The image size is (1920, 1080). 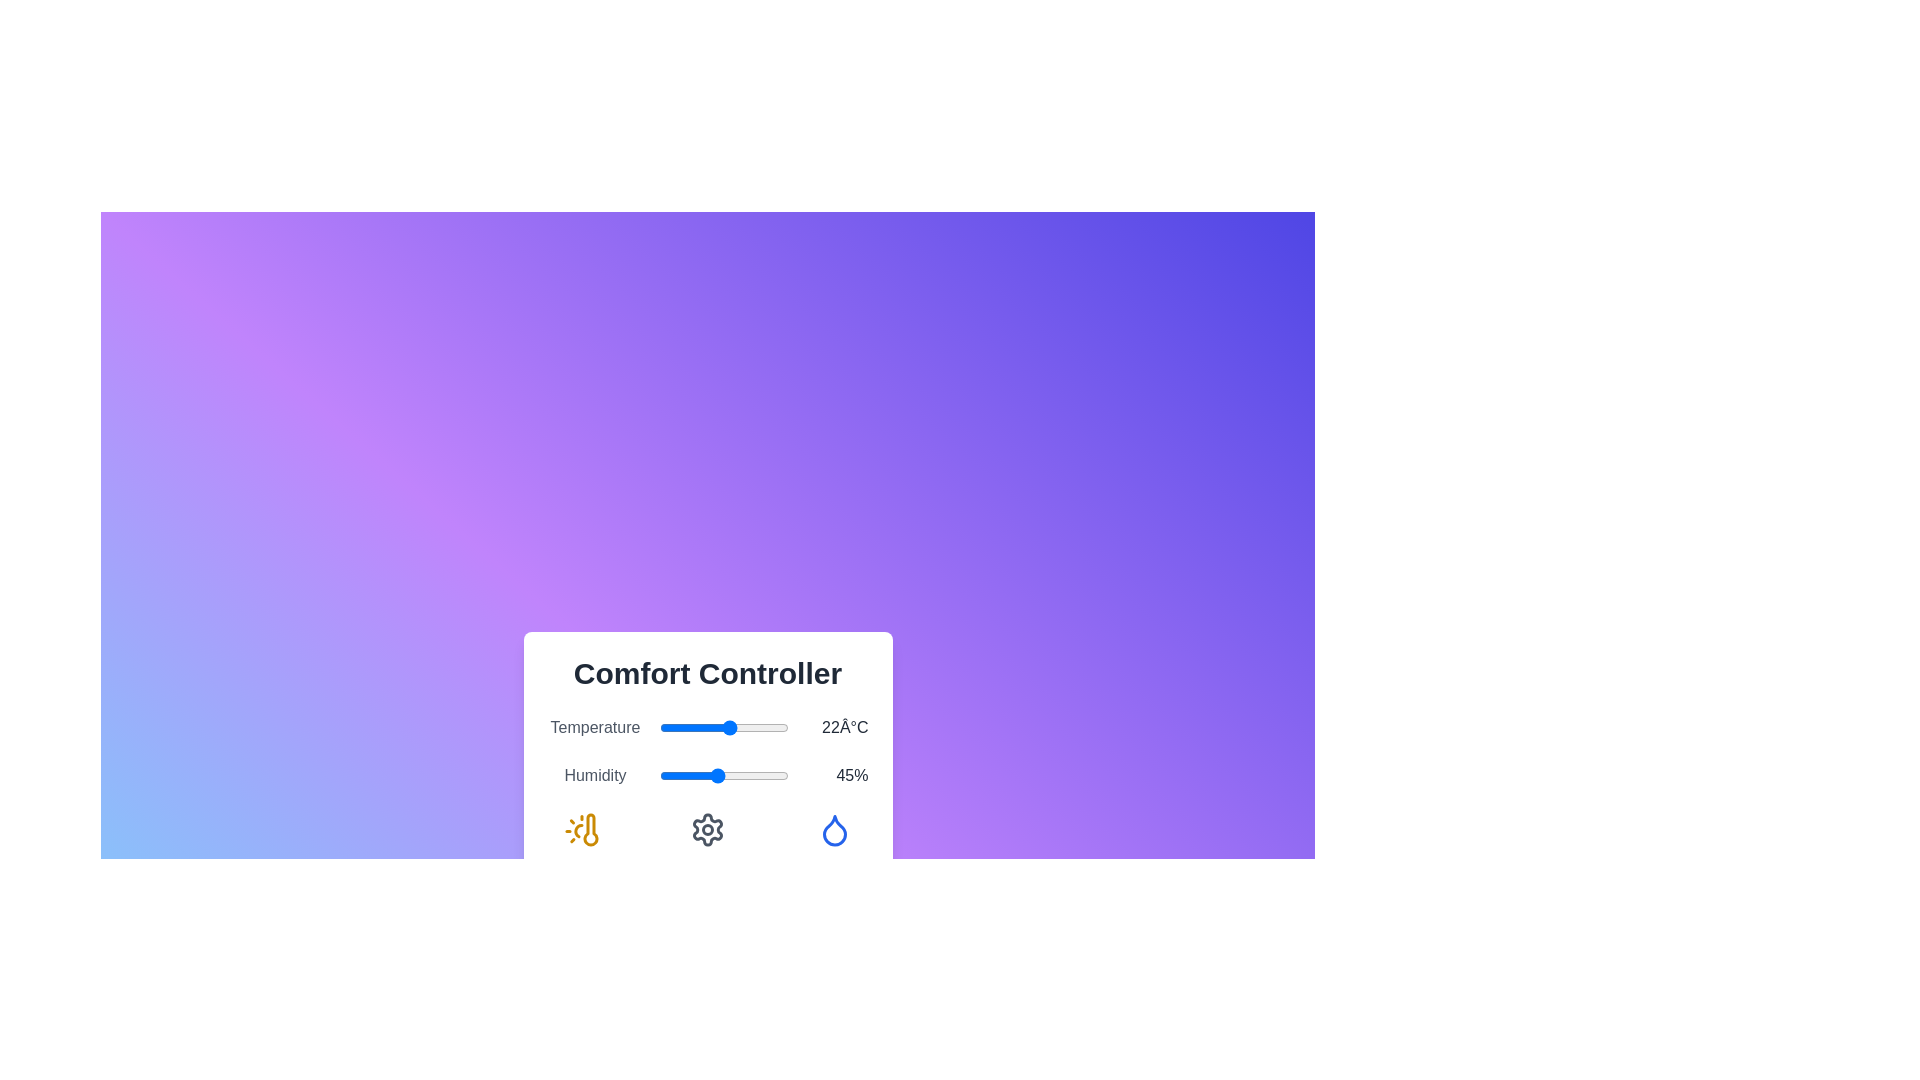 What do you see at coordinates (729, 774) in the screenshot?
I see `the humidity slider to set the value to 55` at bounding box center [729, 774].